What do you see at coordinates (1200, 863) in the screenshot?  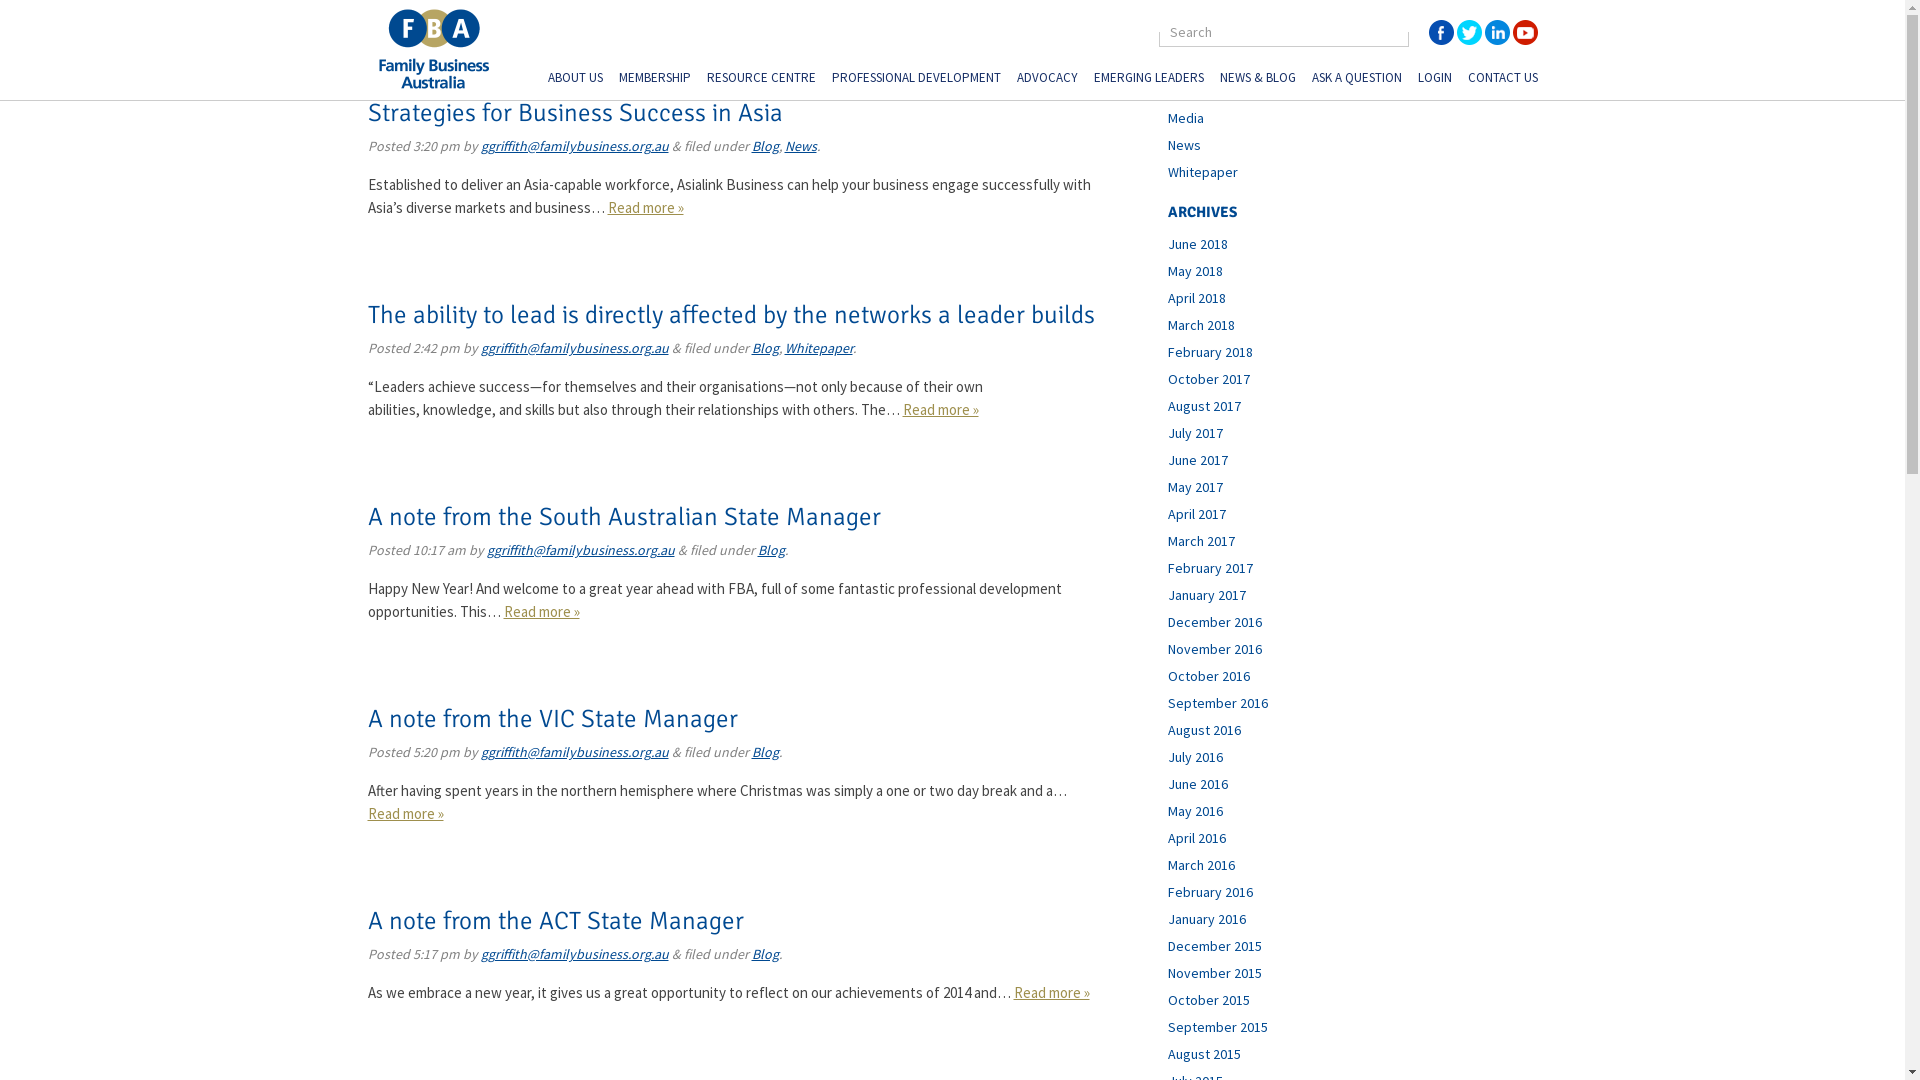 I see `'March 2016'` at bounding box center [1200, 863].